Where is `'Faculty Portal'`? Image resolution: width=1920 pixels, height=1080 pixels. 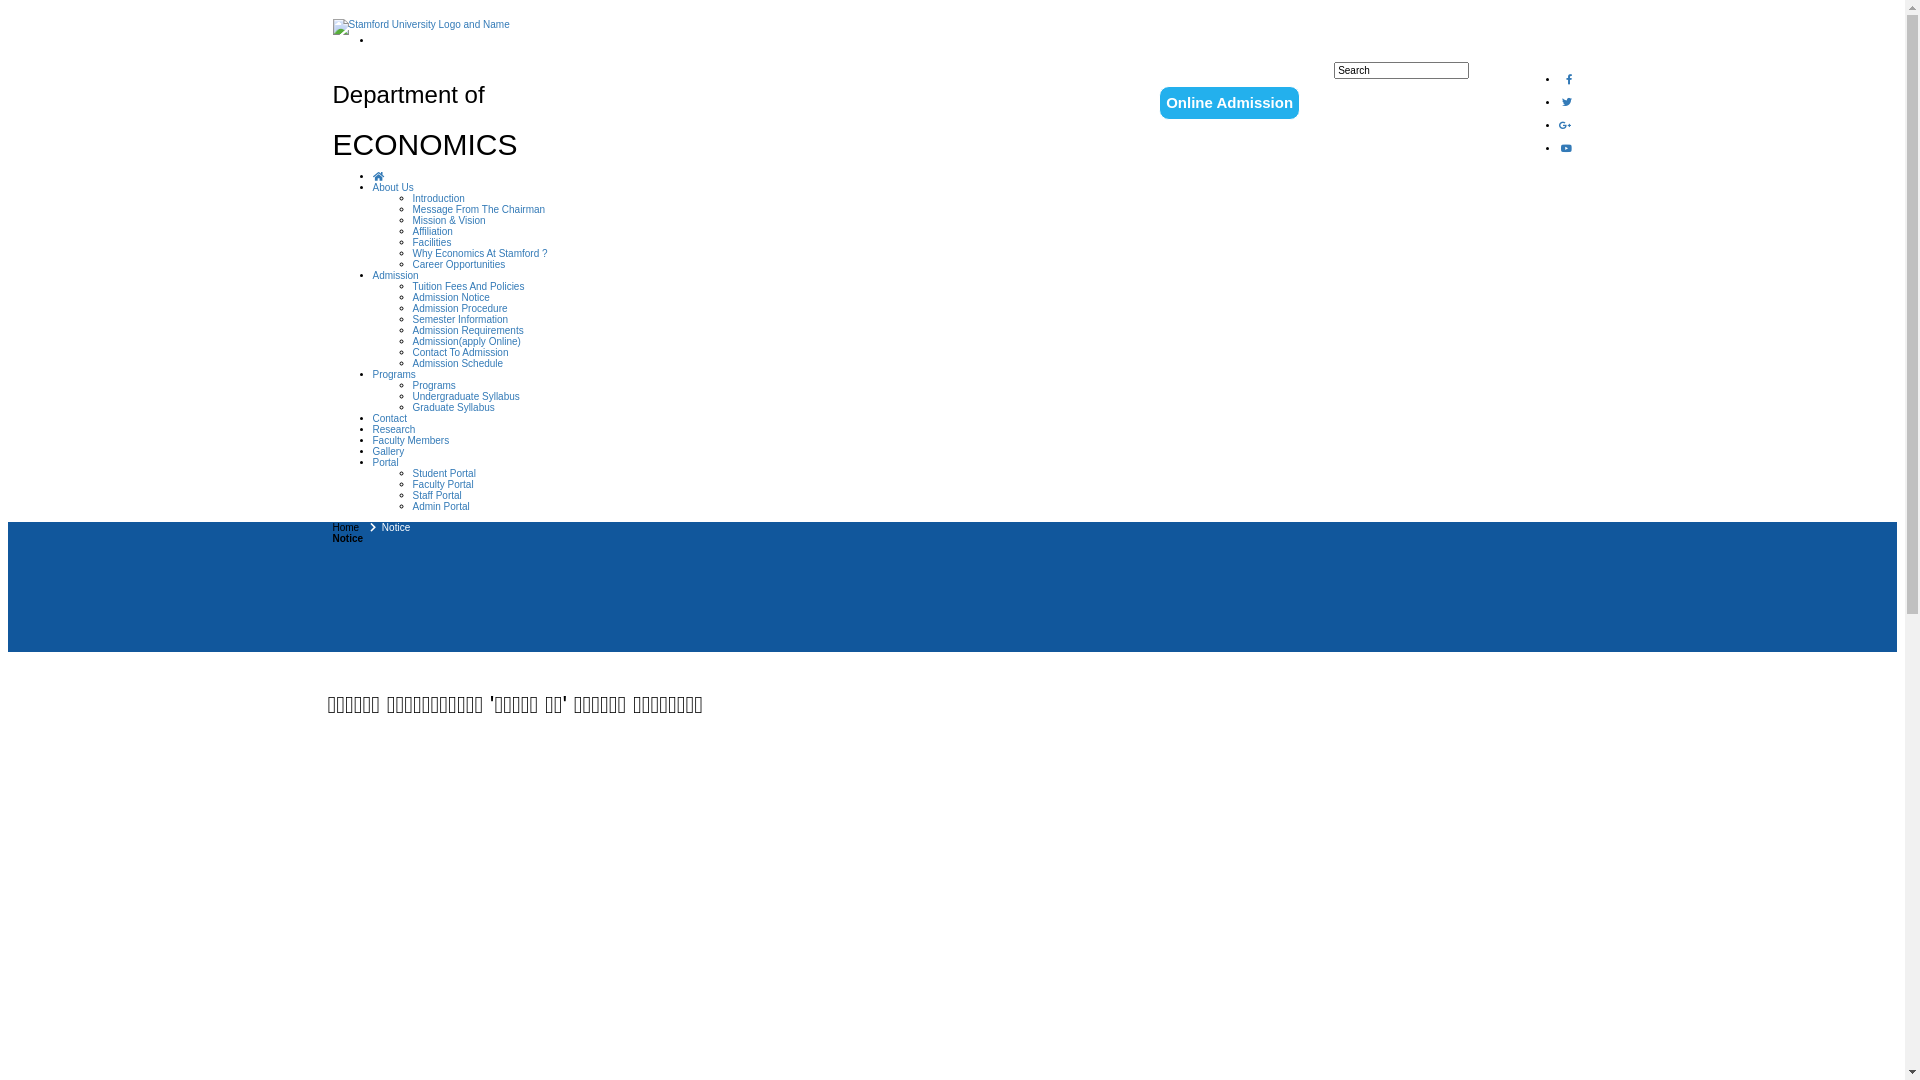
'Faculty Portal' is located at coordinates (441, 484).